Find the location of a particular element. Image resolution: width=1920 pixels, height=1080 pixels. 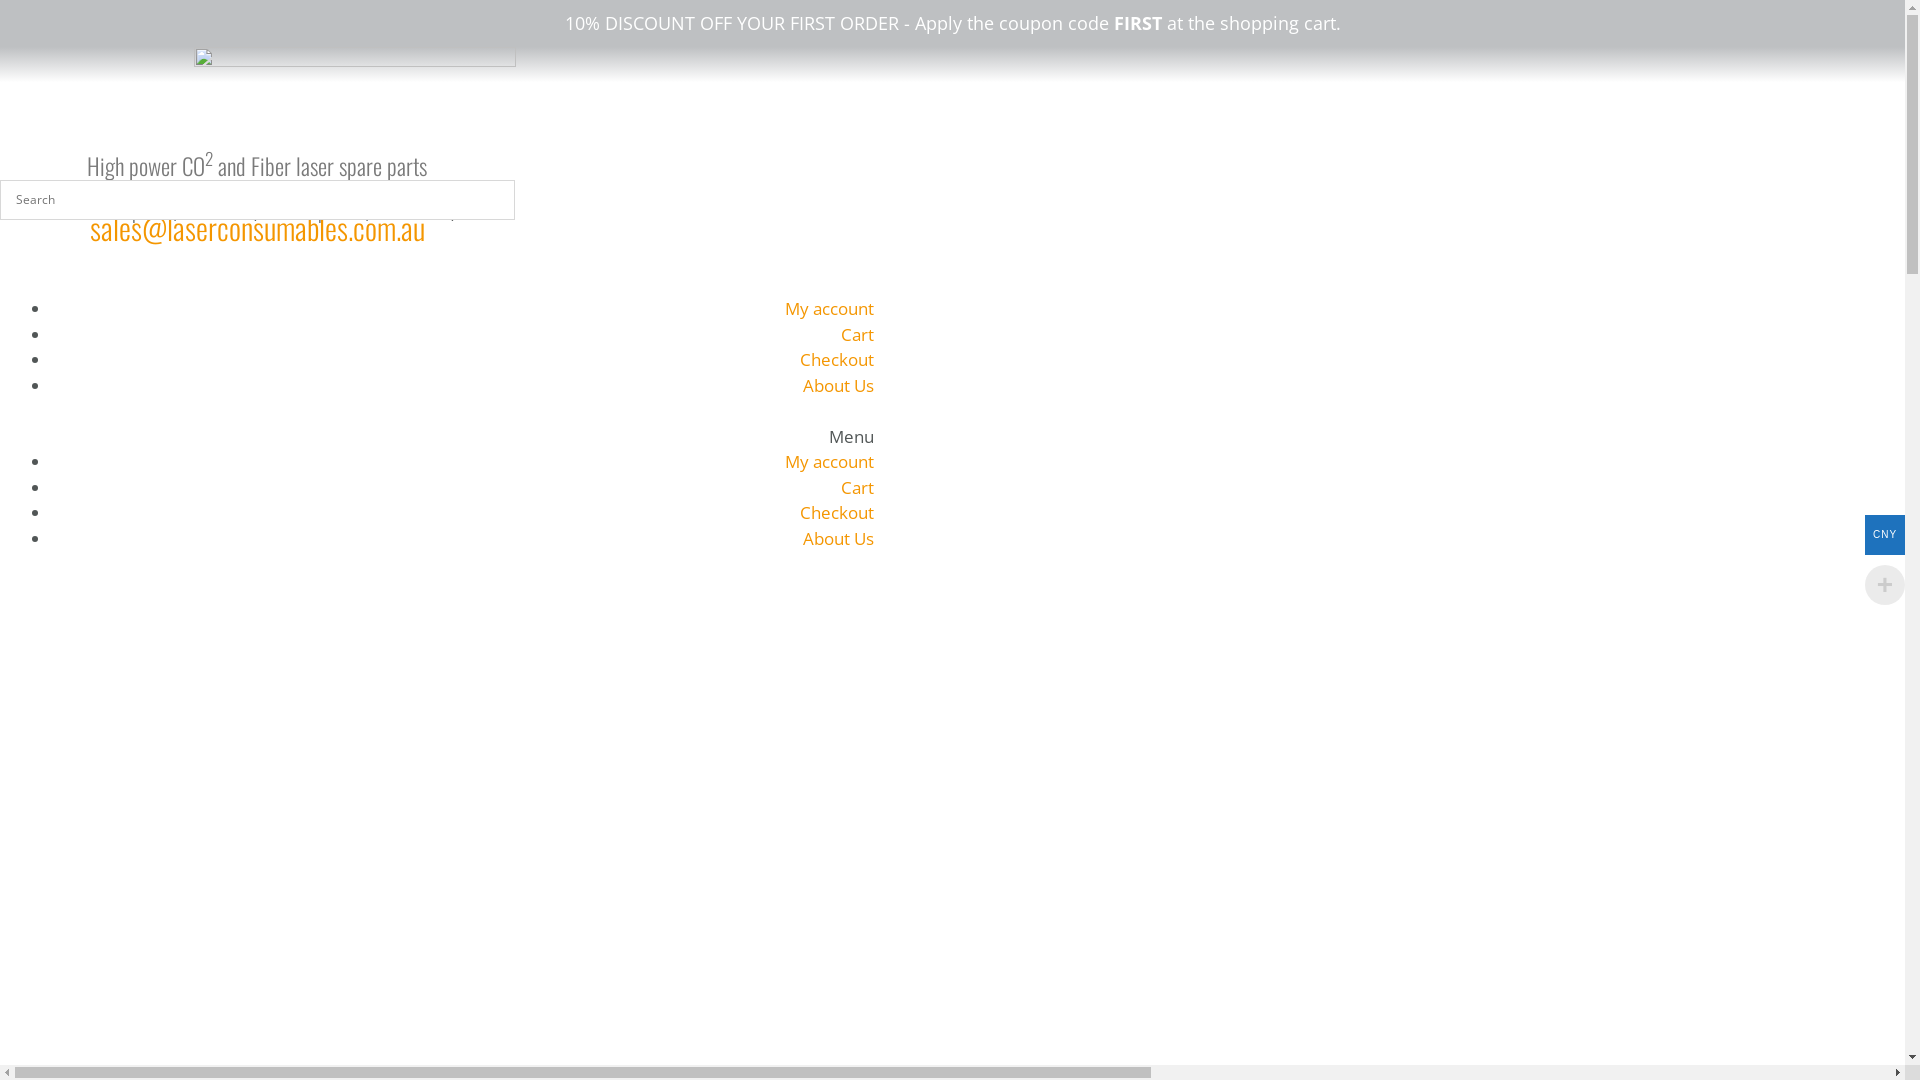

'Cart' is located at coordinates (857, 333).